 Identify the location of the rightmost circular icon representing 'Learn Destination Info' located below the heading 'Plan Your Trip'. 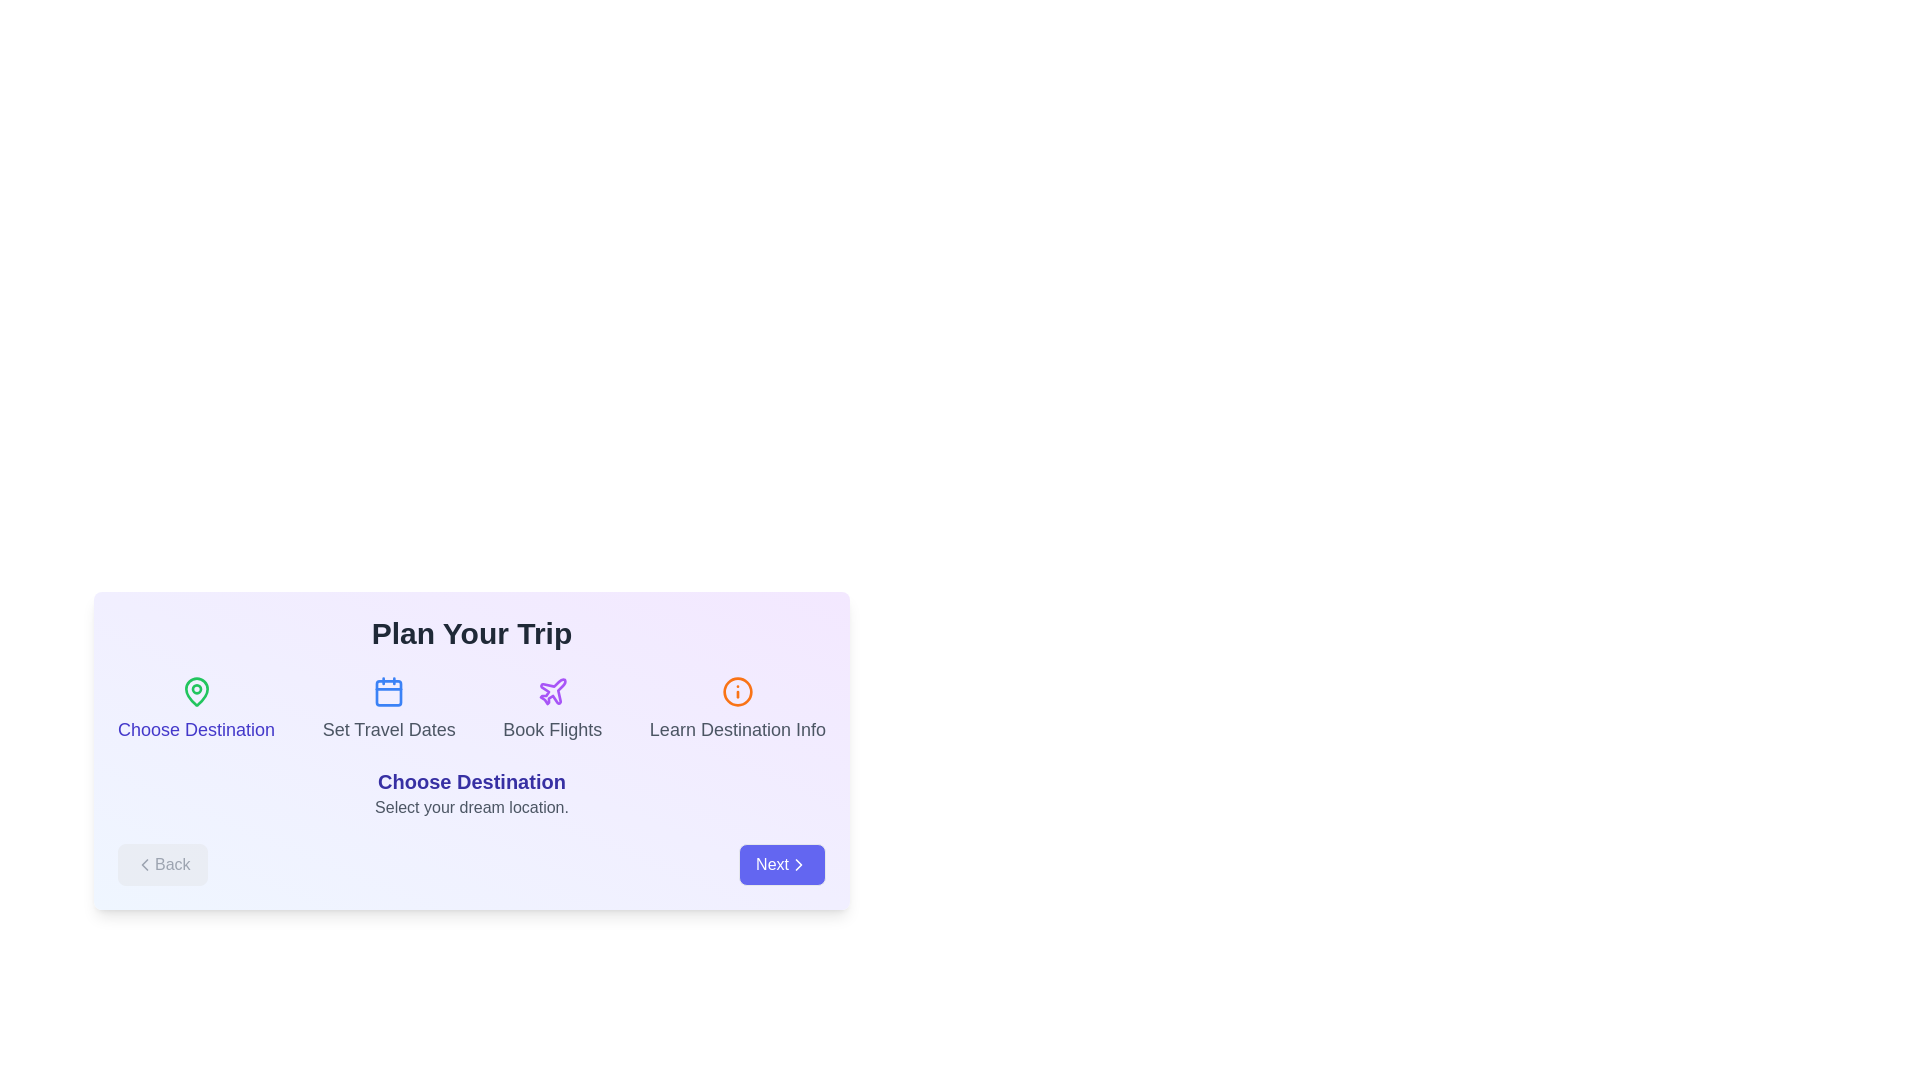
(736, 690).